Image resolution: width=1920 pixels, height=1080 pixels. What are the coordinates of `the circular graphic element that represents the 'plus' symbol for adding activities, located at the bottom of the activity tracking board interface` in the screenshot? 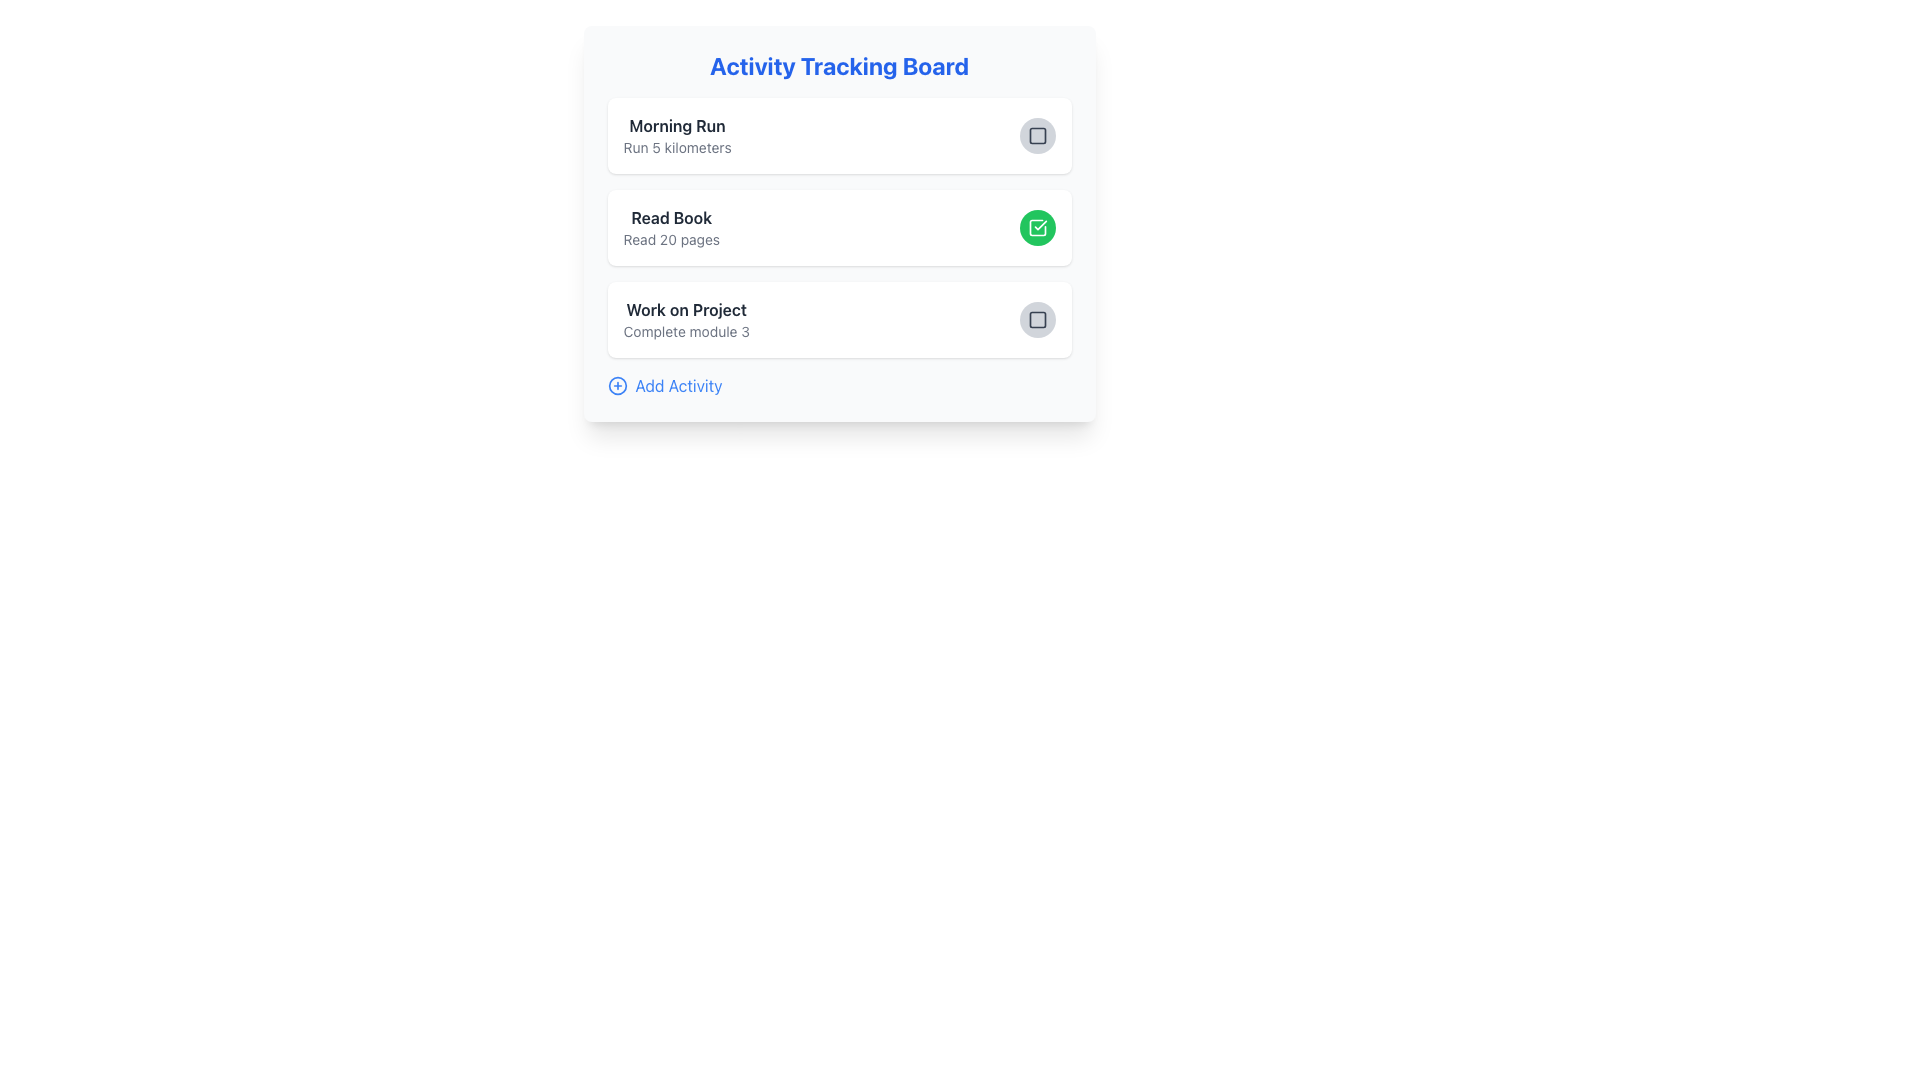 It's located at (616, 385).